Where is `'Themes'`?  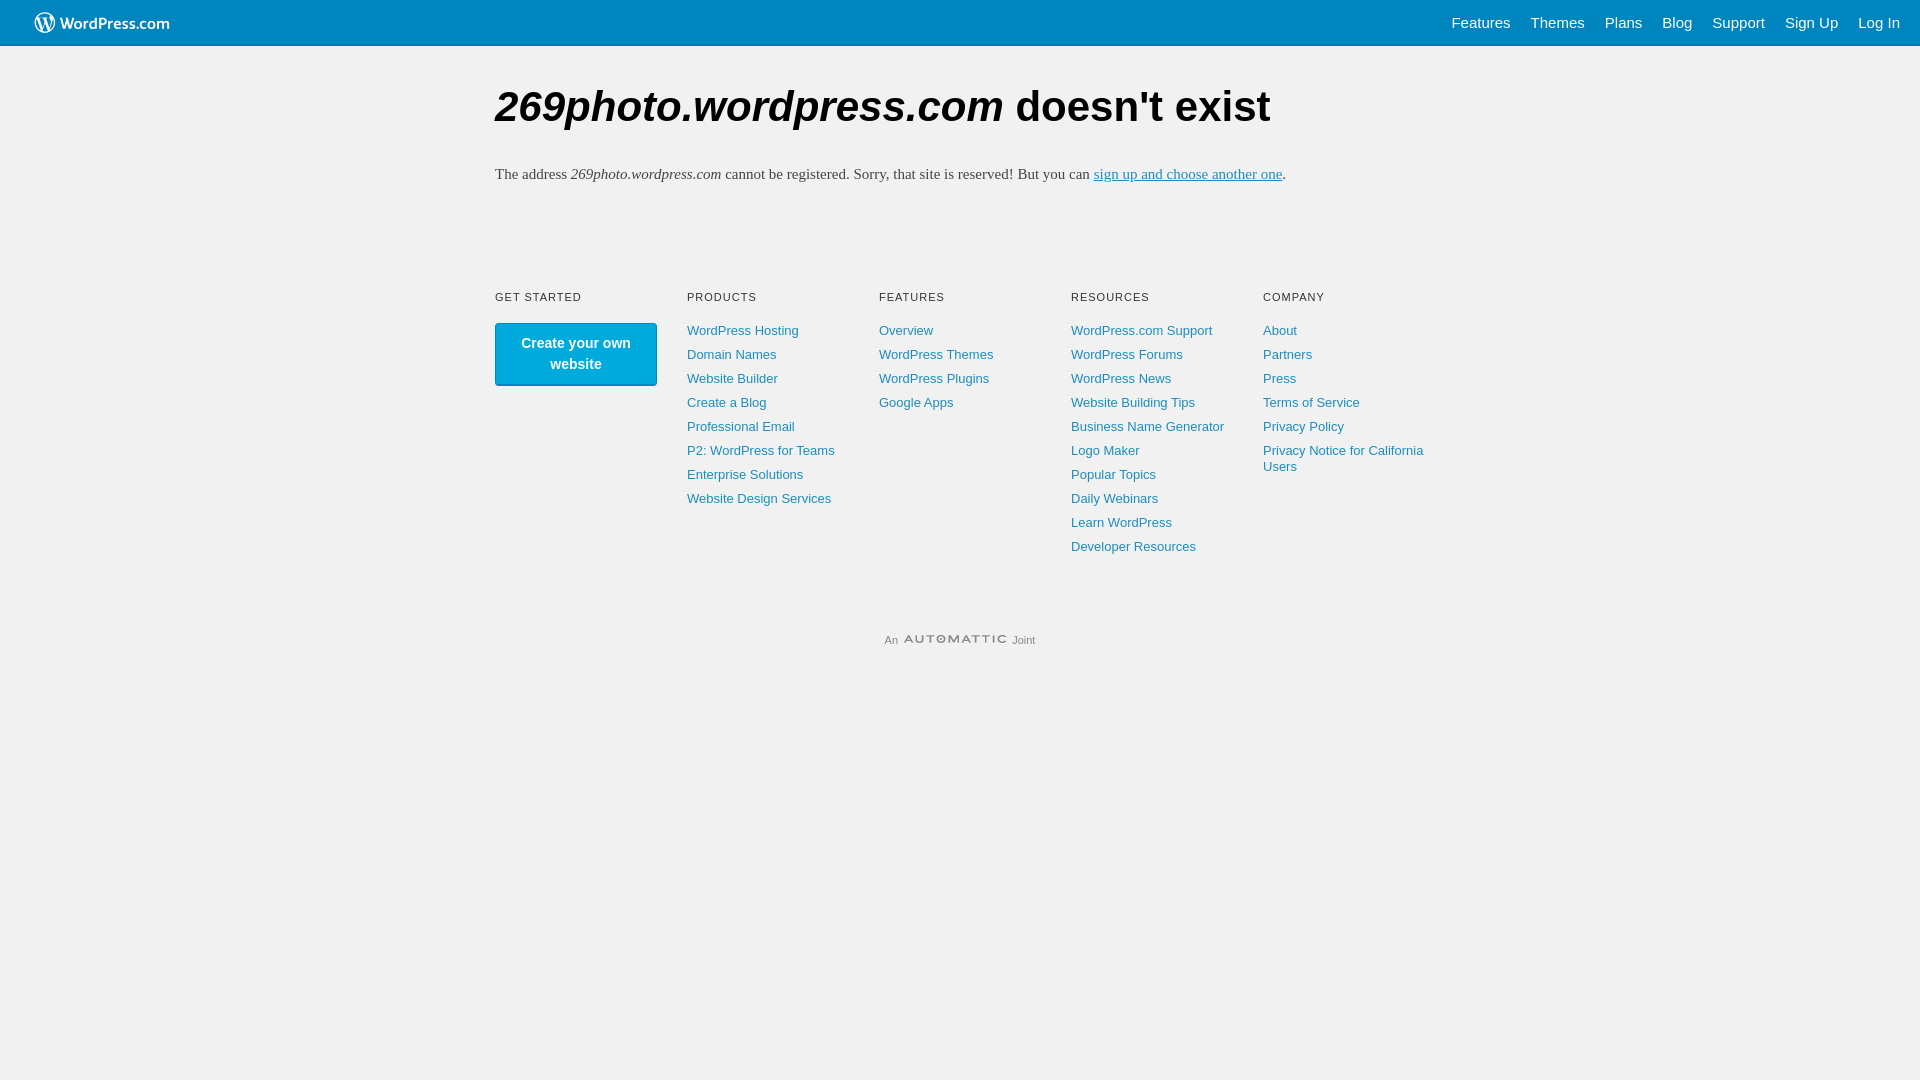
'Themes' is located at coordinates (1557, 23).